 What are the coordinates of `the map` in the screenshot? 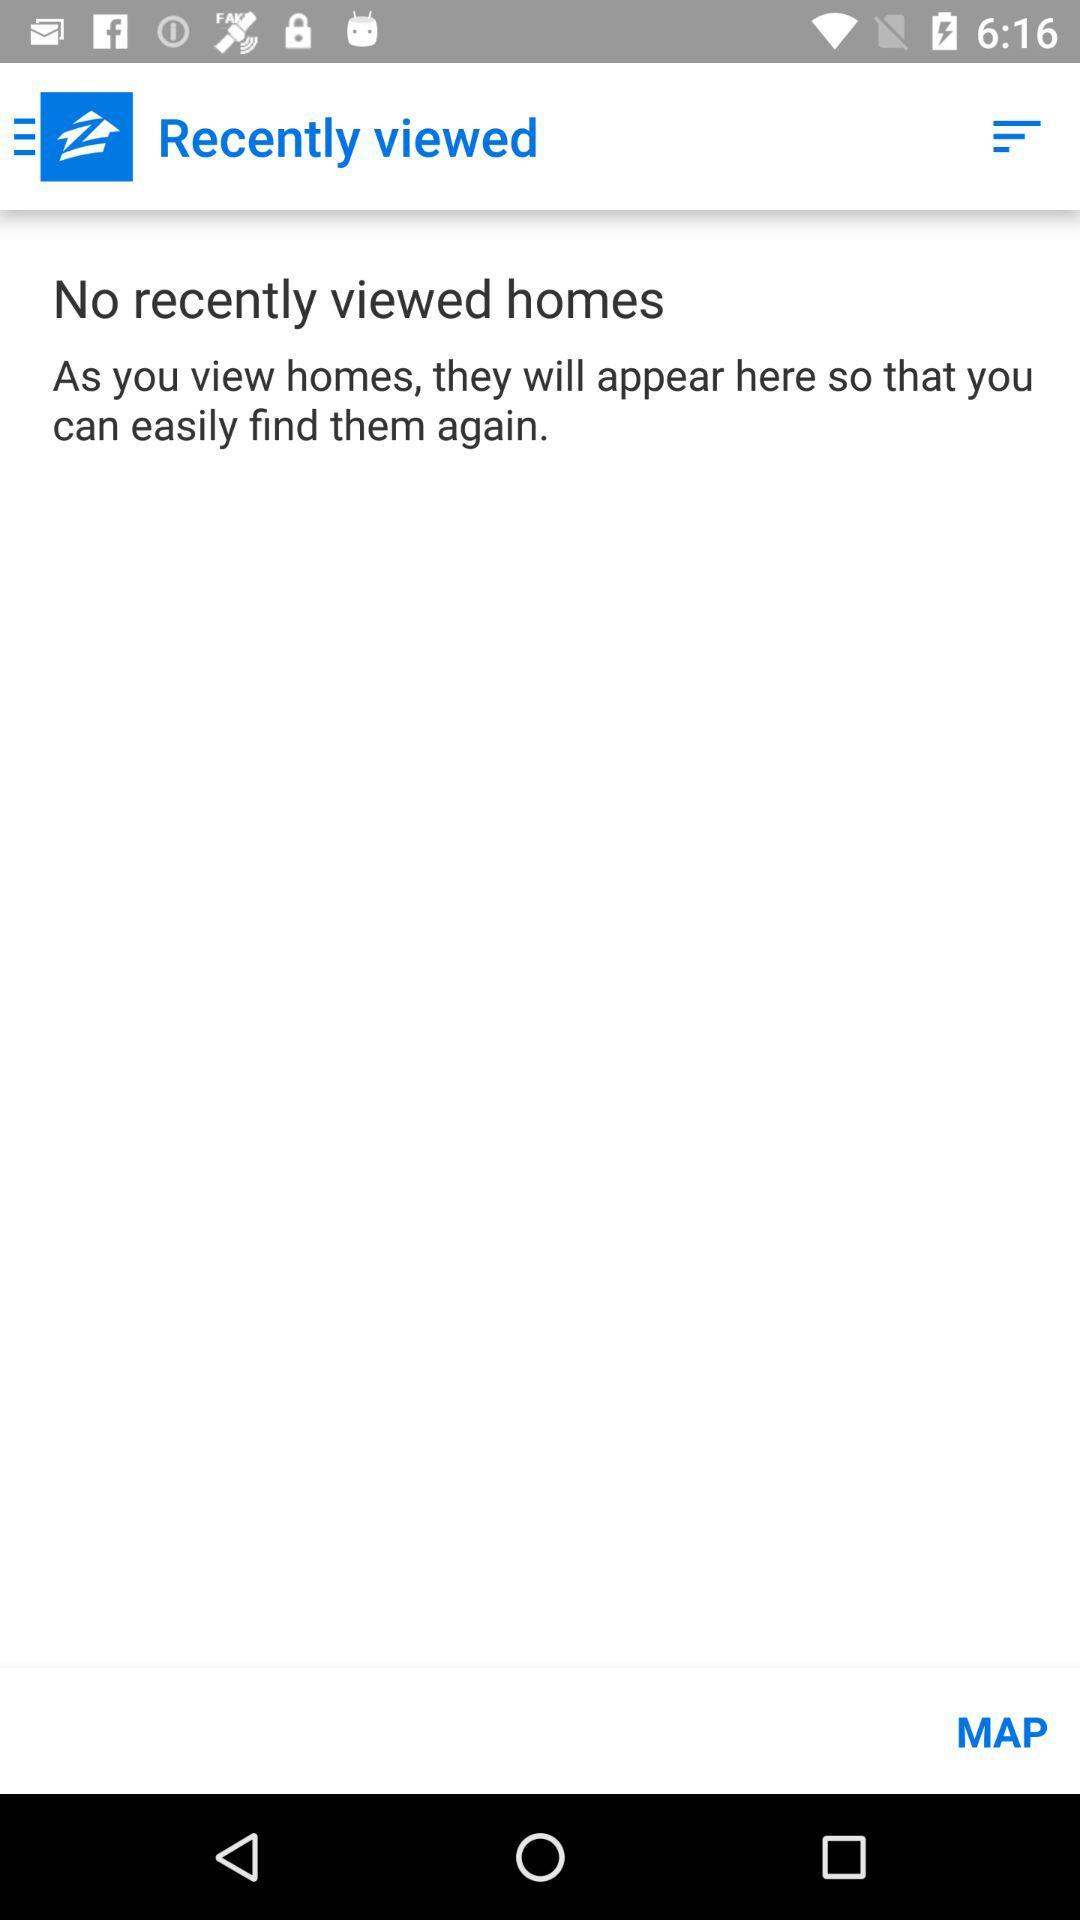 It's located at (540, 1730).